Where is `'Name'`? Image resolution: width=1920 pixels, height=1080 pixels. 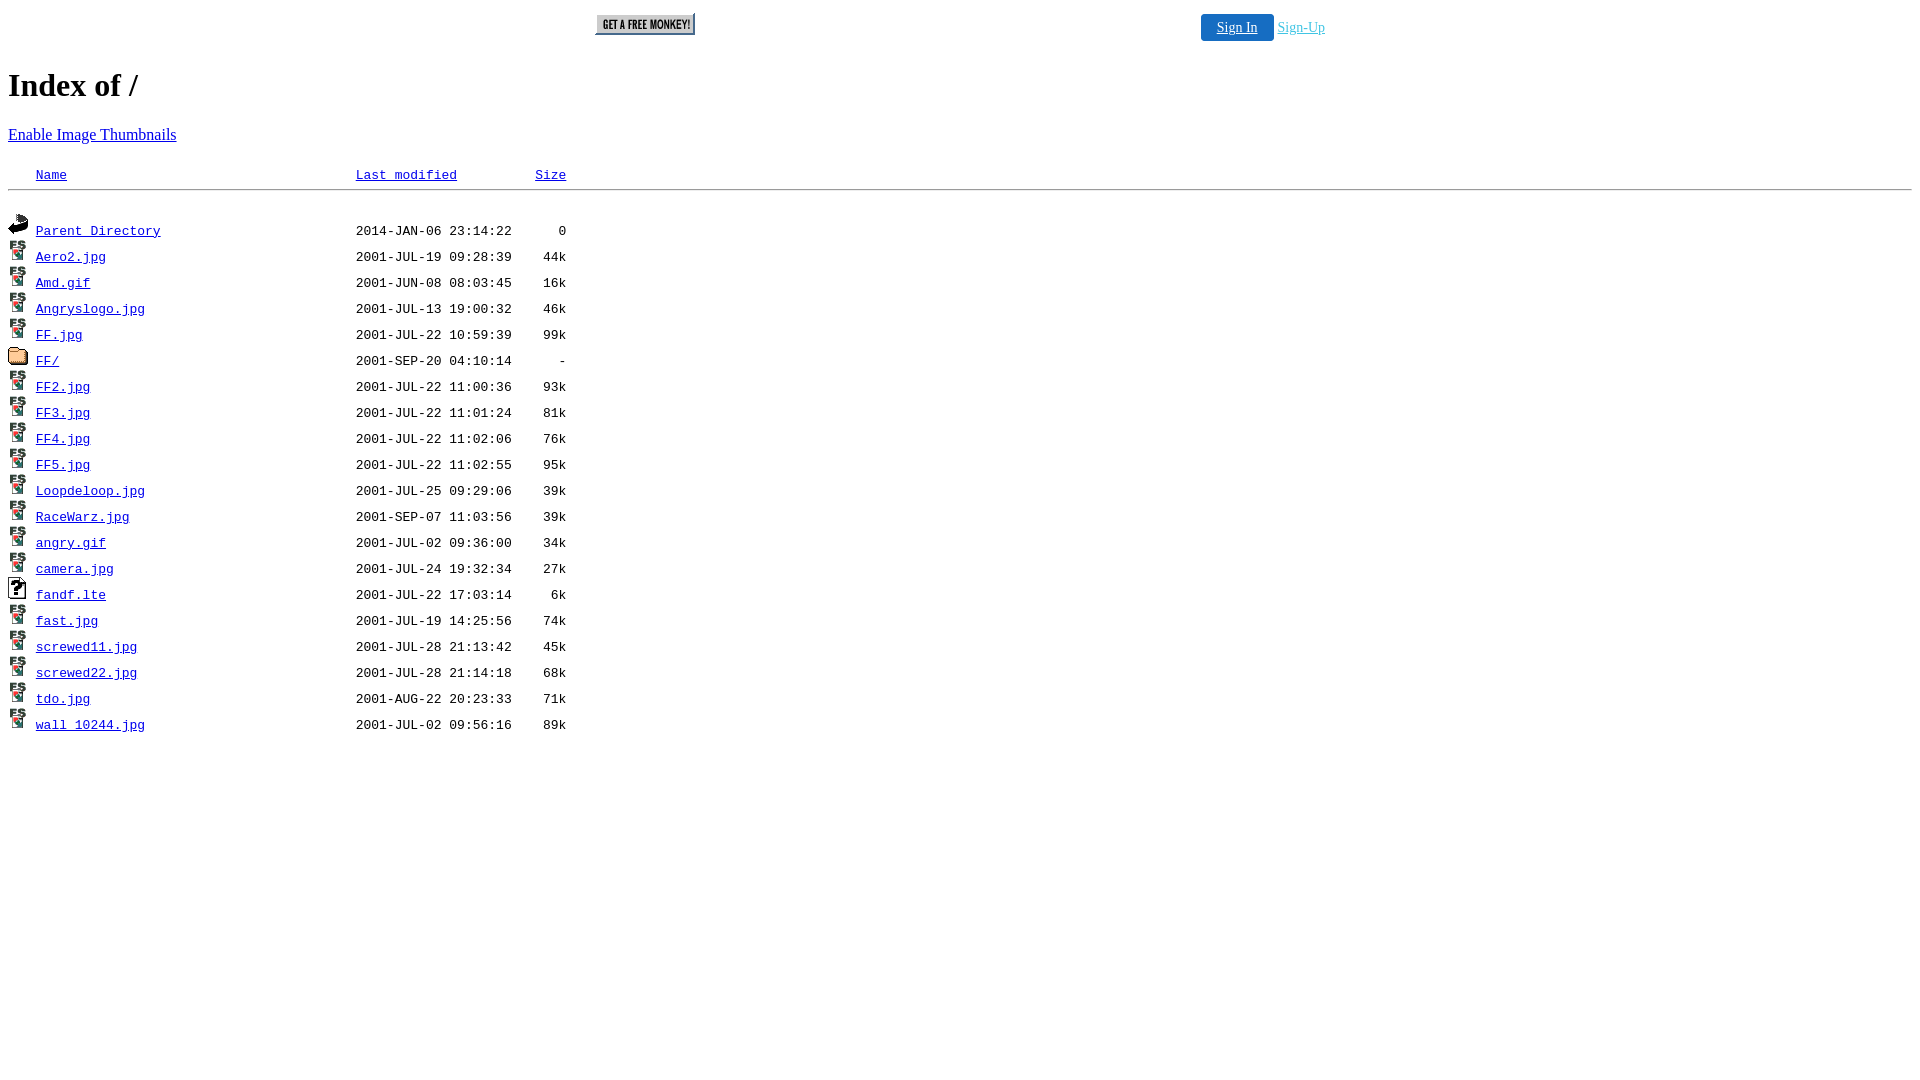
'Name' is located at coordinates (51, 174).